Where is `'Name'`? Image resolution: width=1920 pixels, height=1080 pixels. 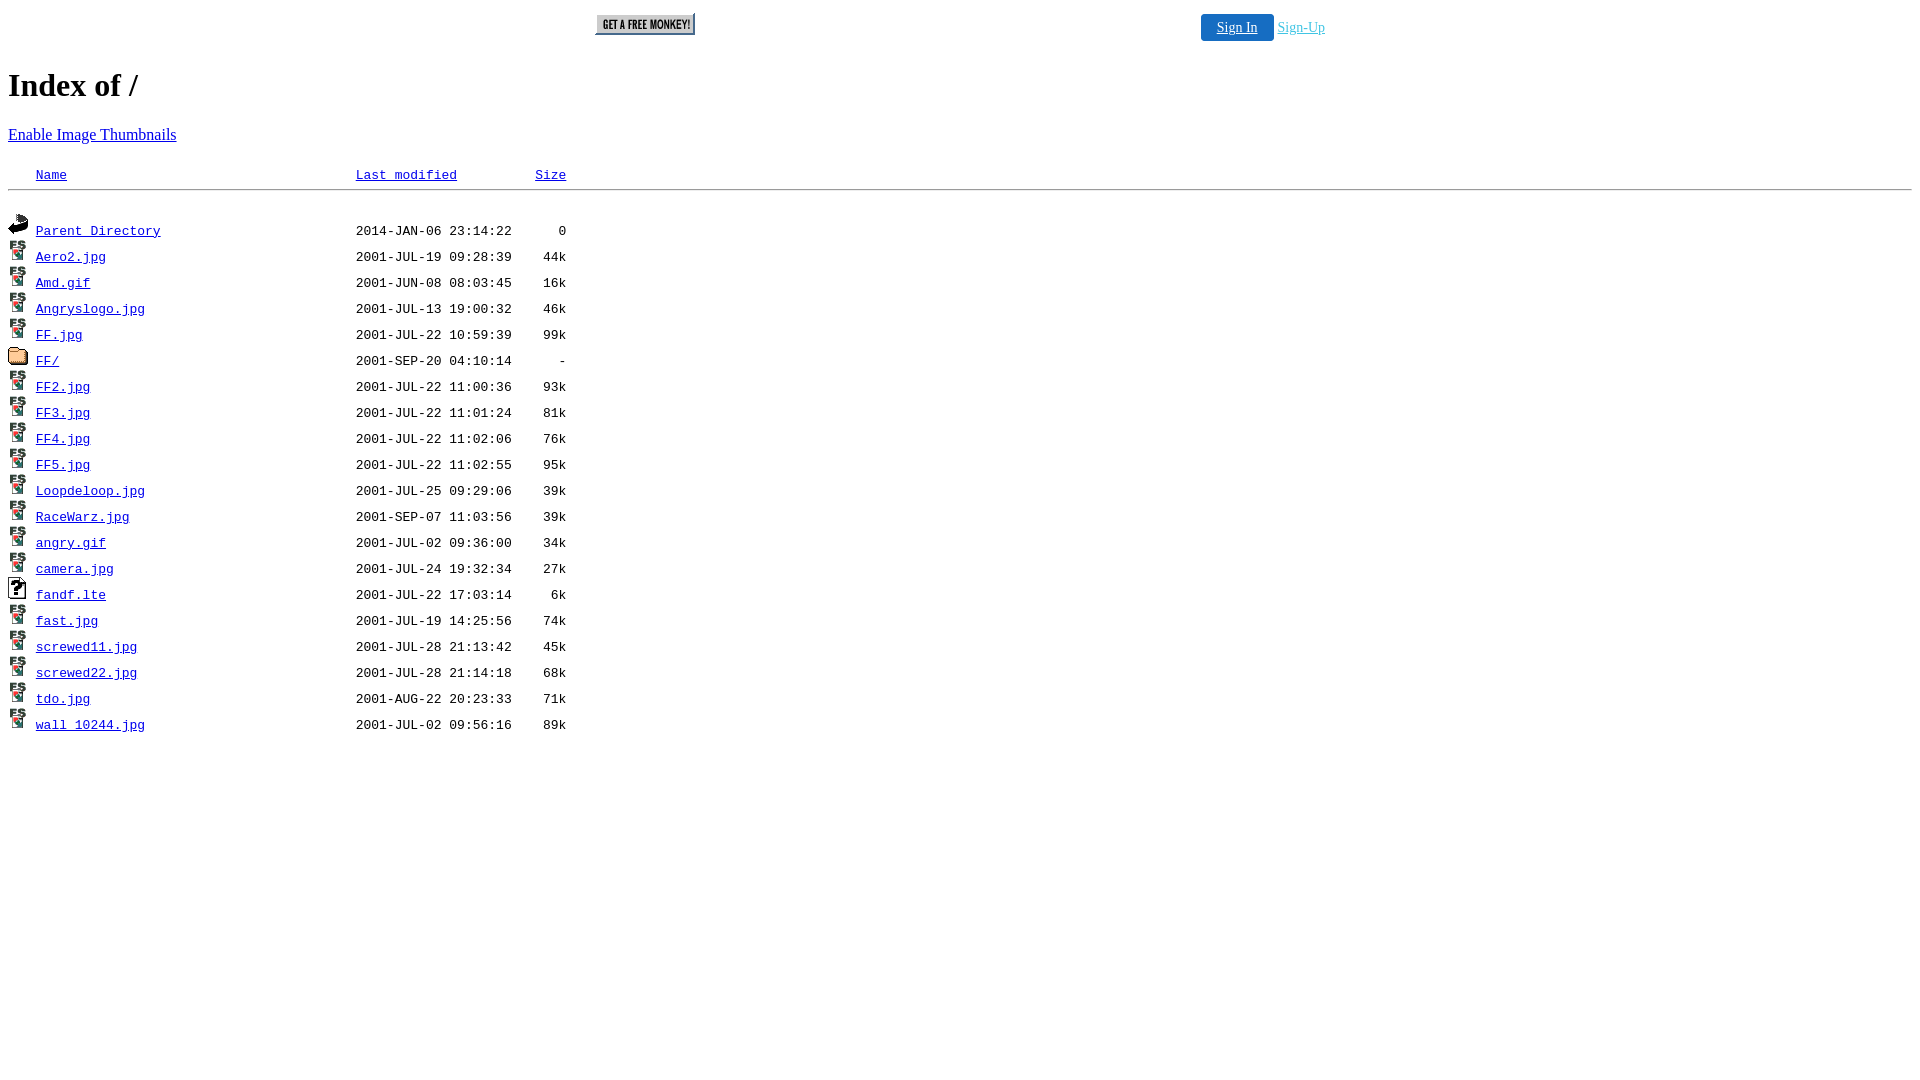
'Name' is located at coordinates (51, 174).